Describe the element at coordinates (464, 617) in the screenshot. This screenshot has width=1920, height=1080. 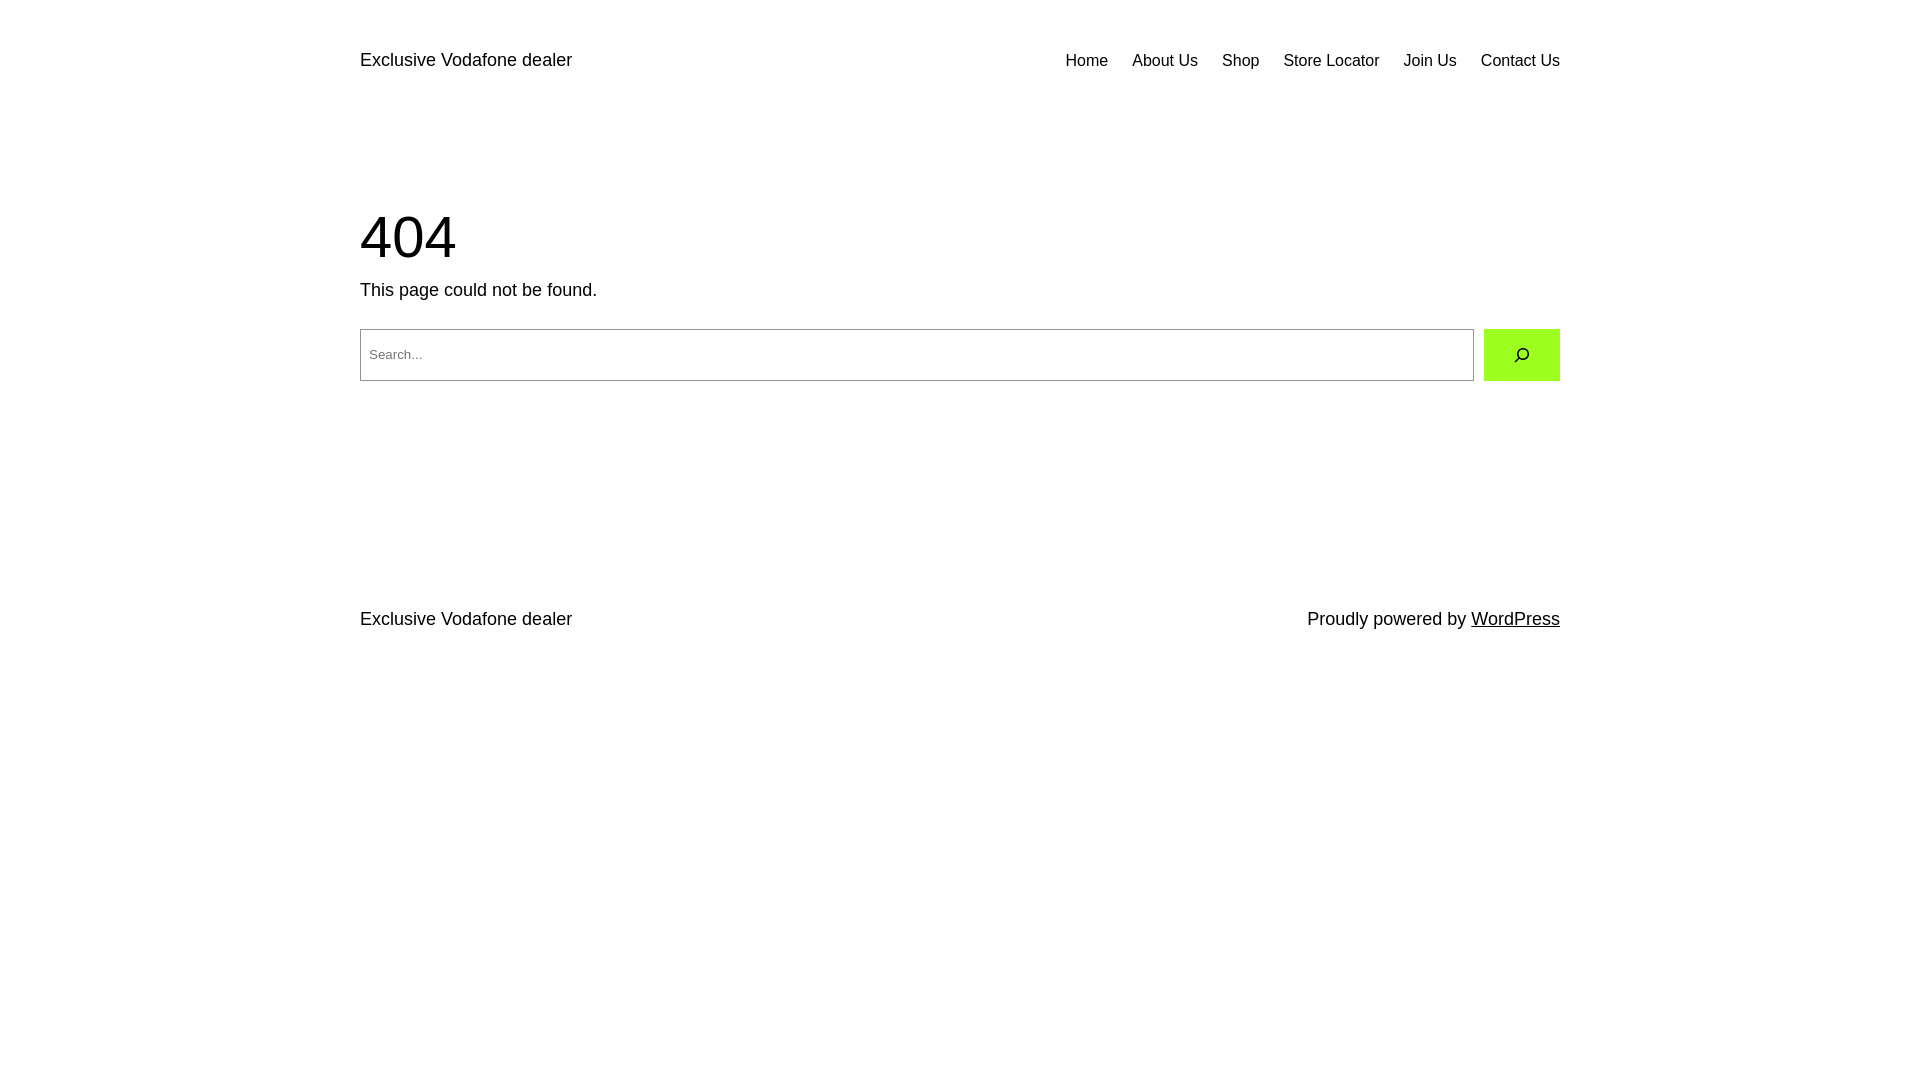
I see `'Exclusive Vodafone dealer'` at that location.